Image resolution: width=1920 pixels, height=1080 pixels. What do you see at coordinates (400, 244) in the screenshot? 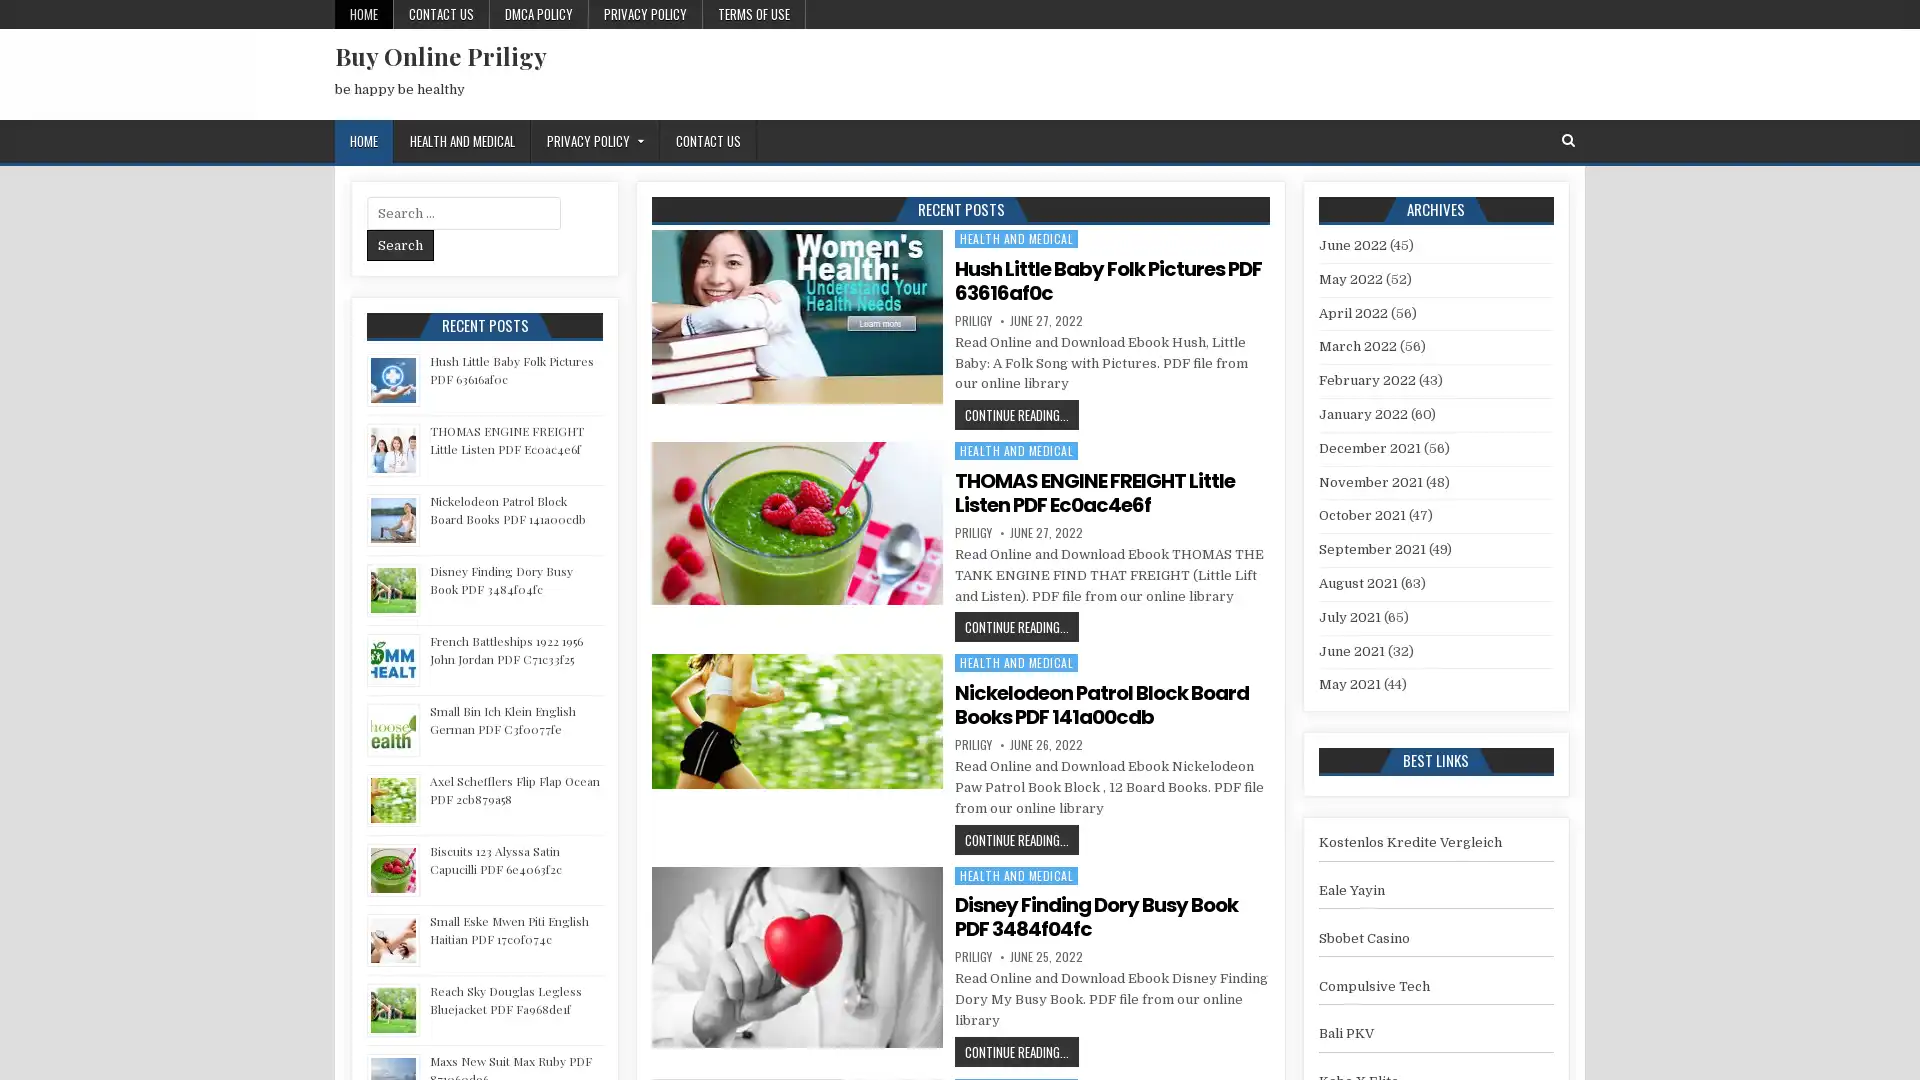
I see `Search` at bounding box center [400, 244].